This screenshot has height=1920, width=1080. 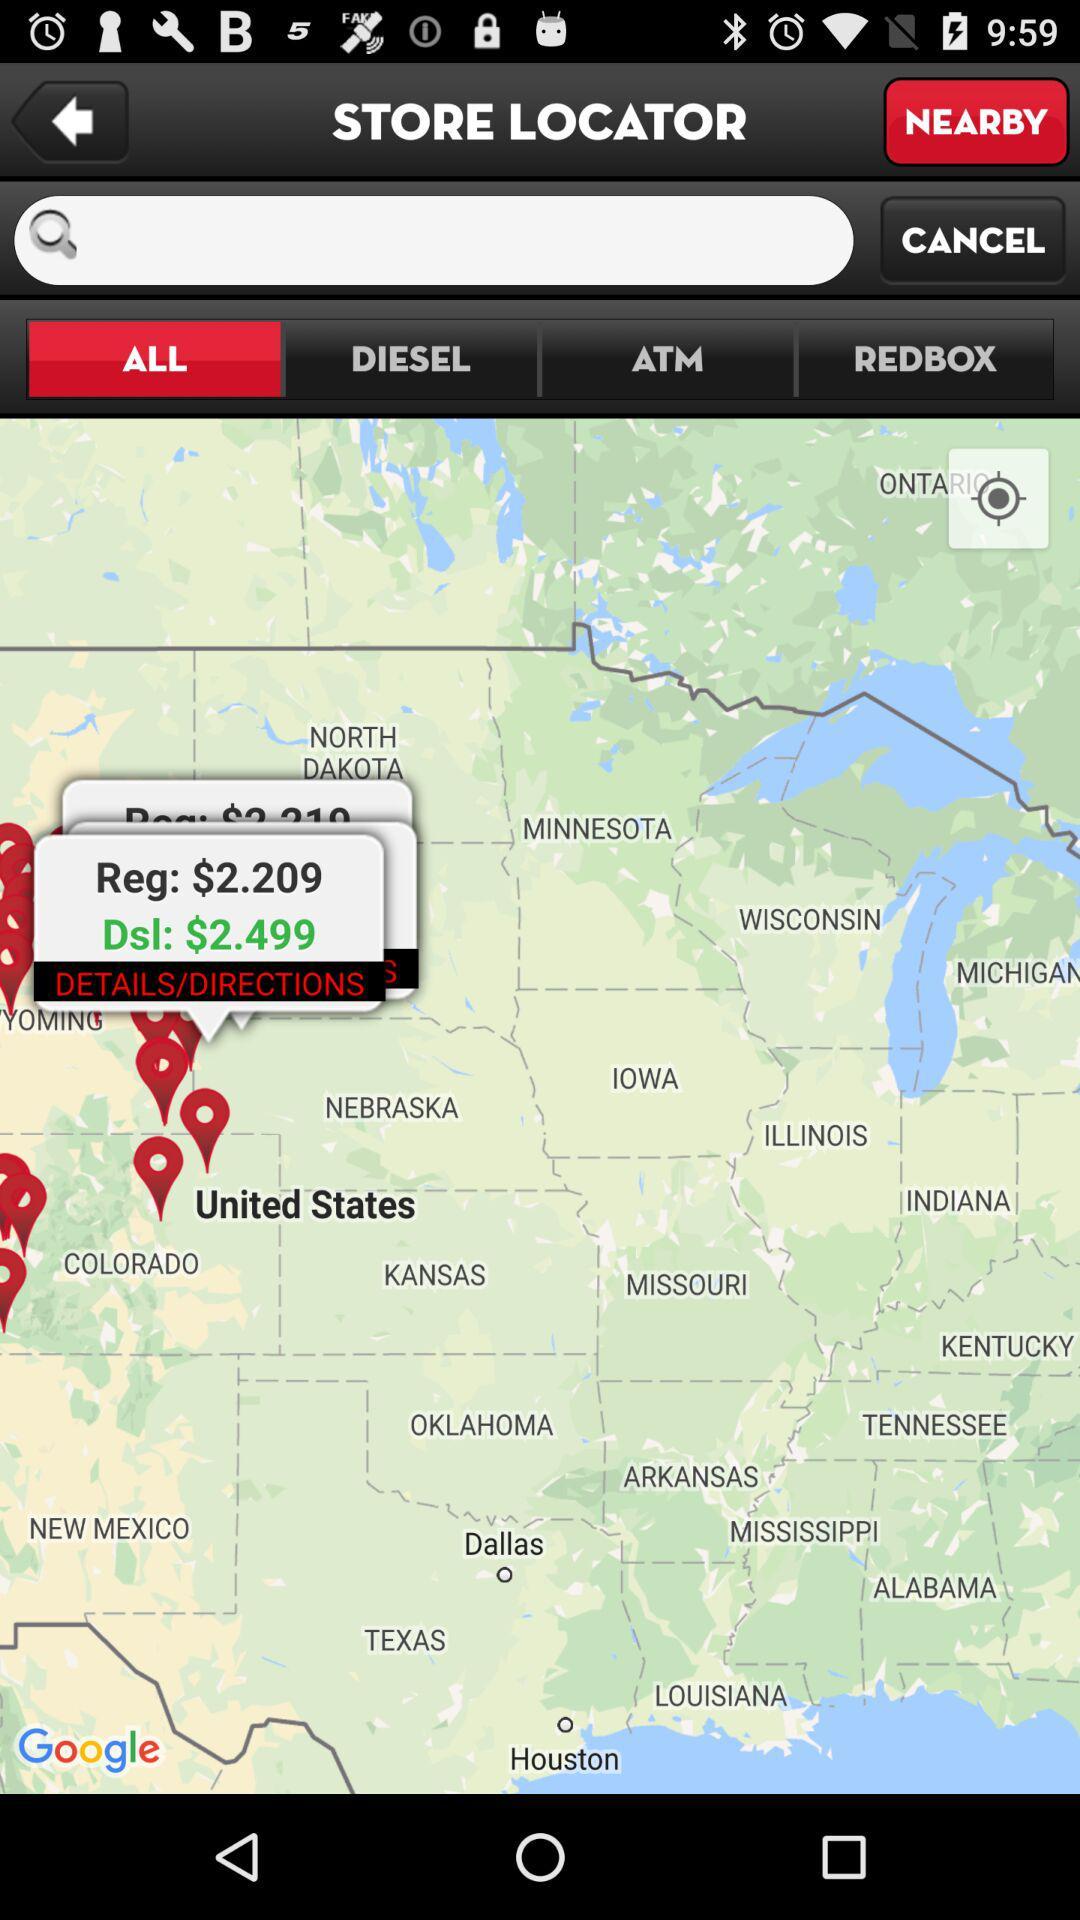 What do you see at coordinates (667, 359) in the screenshot?
I see `the atm` at bounding box center [667, 359].